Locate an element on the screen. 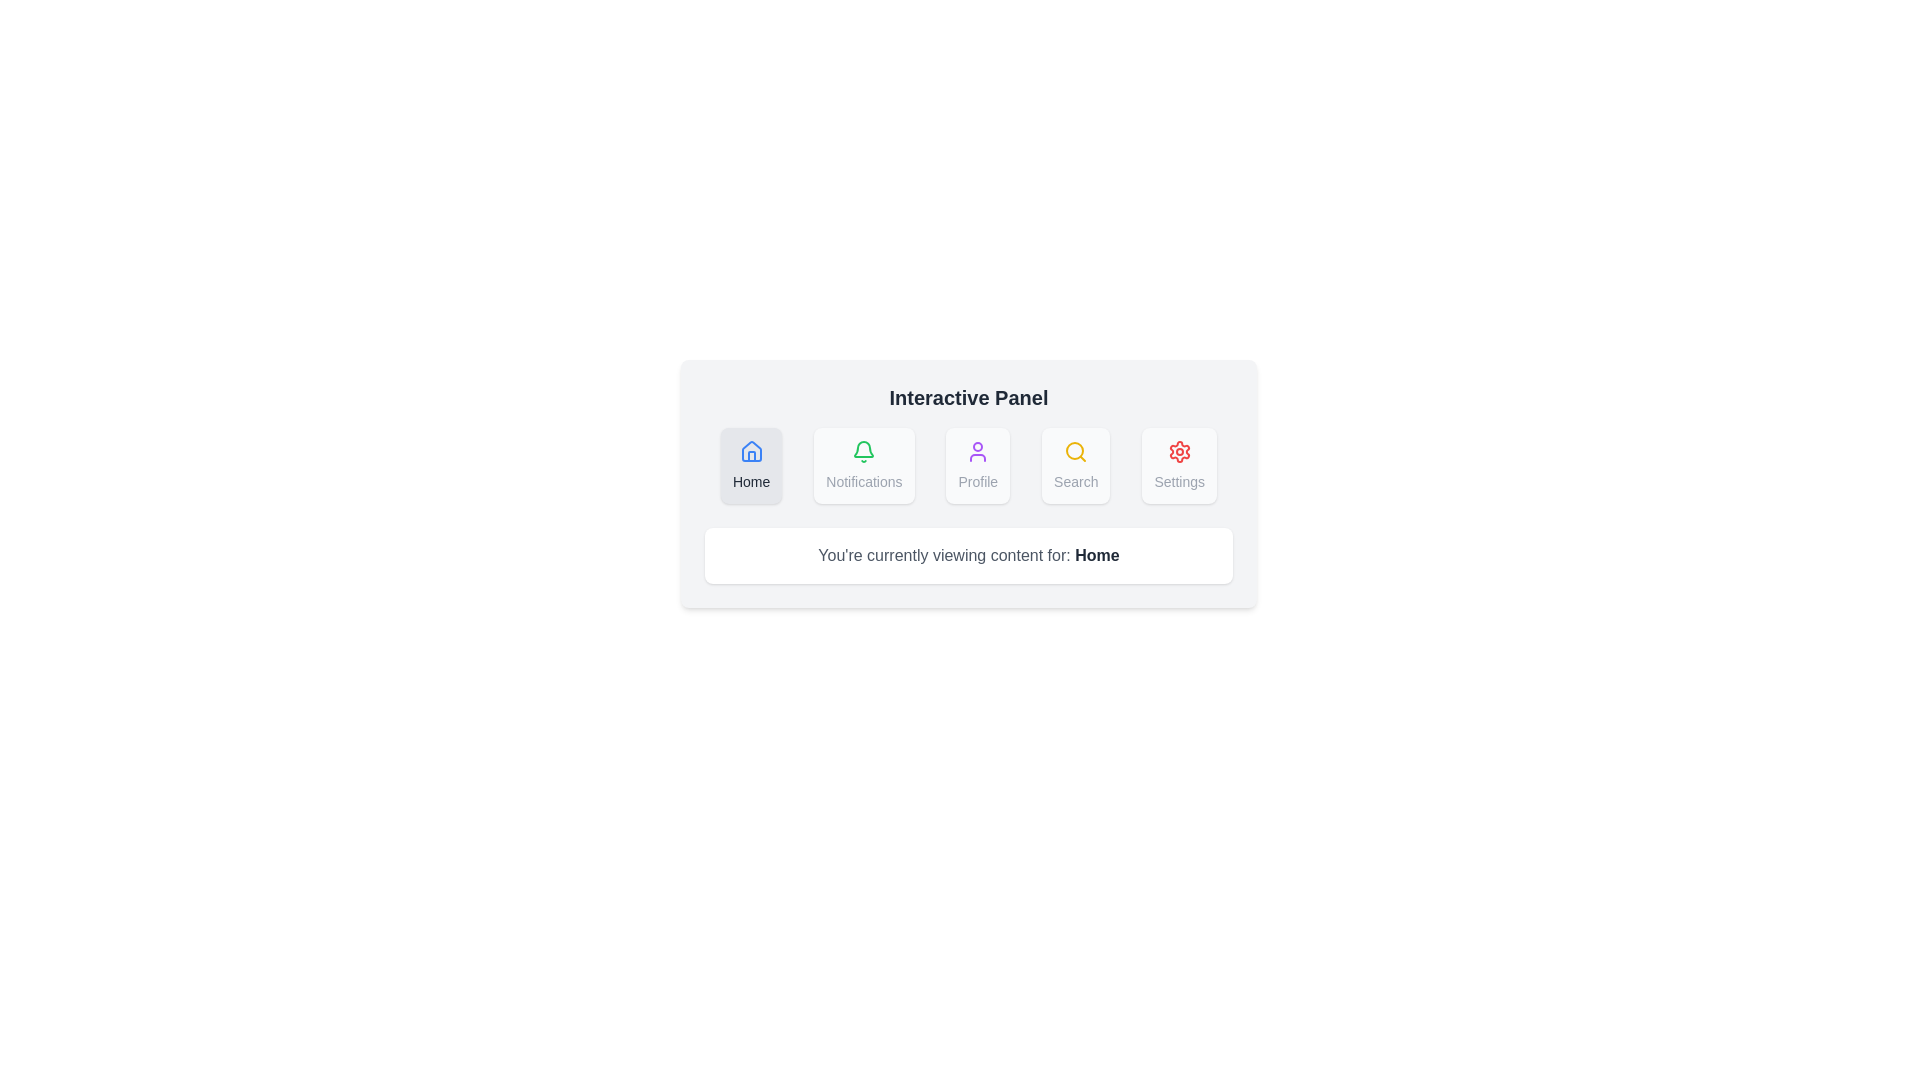 The image size is (1920, 1080). the 'Search' text label, which is located at the center bottom of the button labeled 'Search', the fourth button from the left in a row of five buttons is located at coordinates (1075, 482).